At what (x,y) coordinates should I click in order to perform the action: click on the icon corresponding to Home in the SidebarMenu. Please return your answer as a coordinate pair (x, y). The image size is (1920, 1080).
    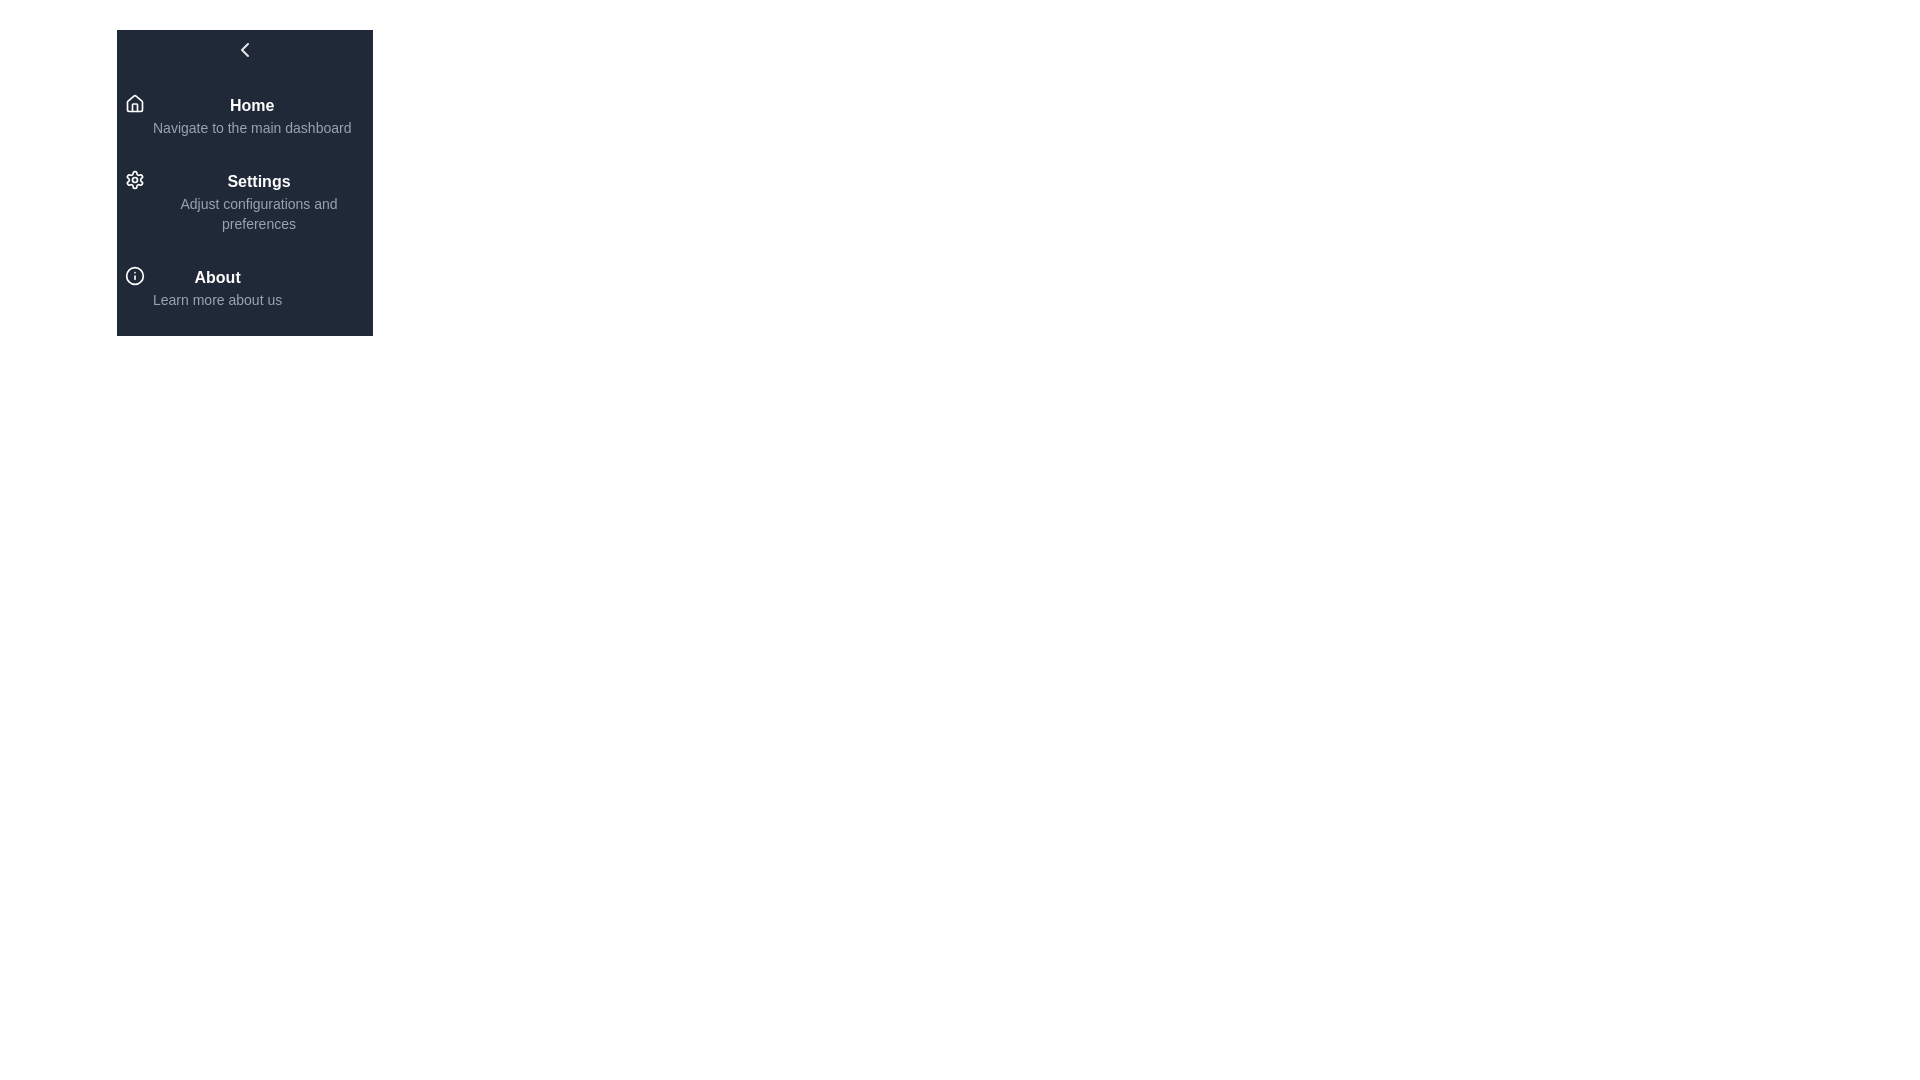
    Looking at the image, I should click on (133, 104).